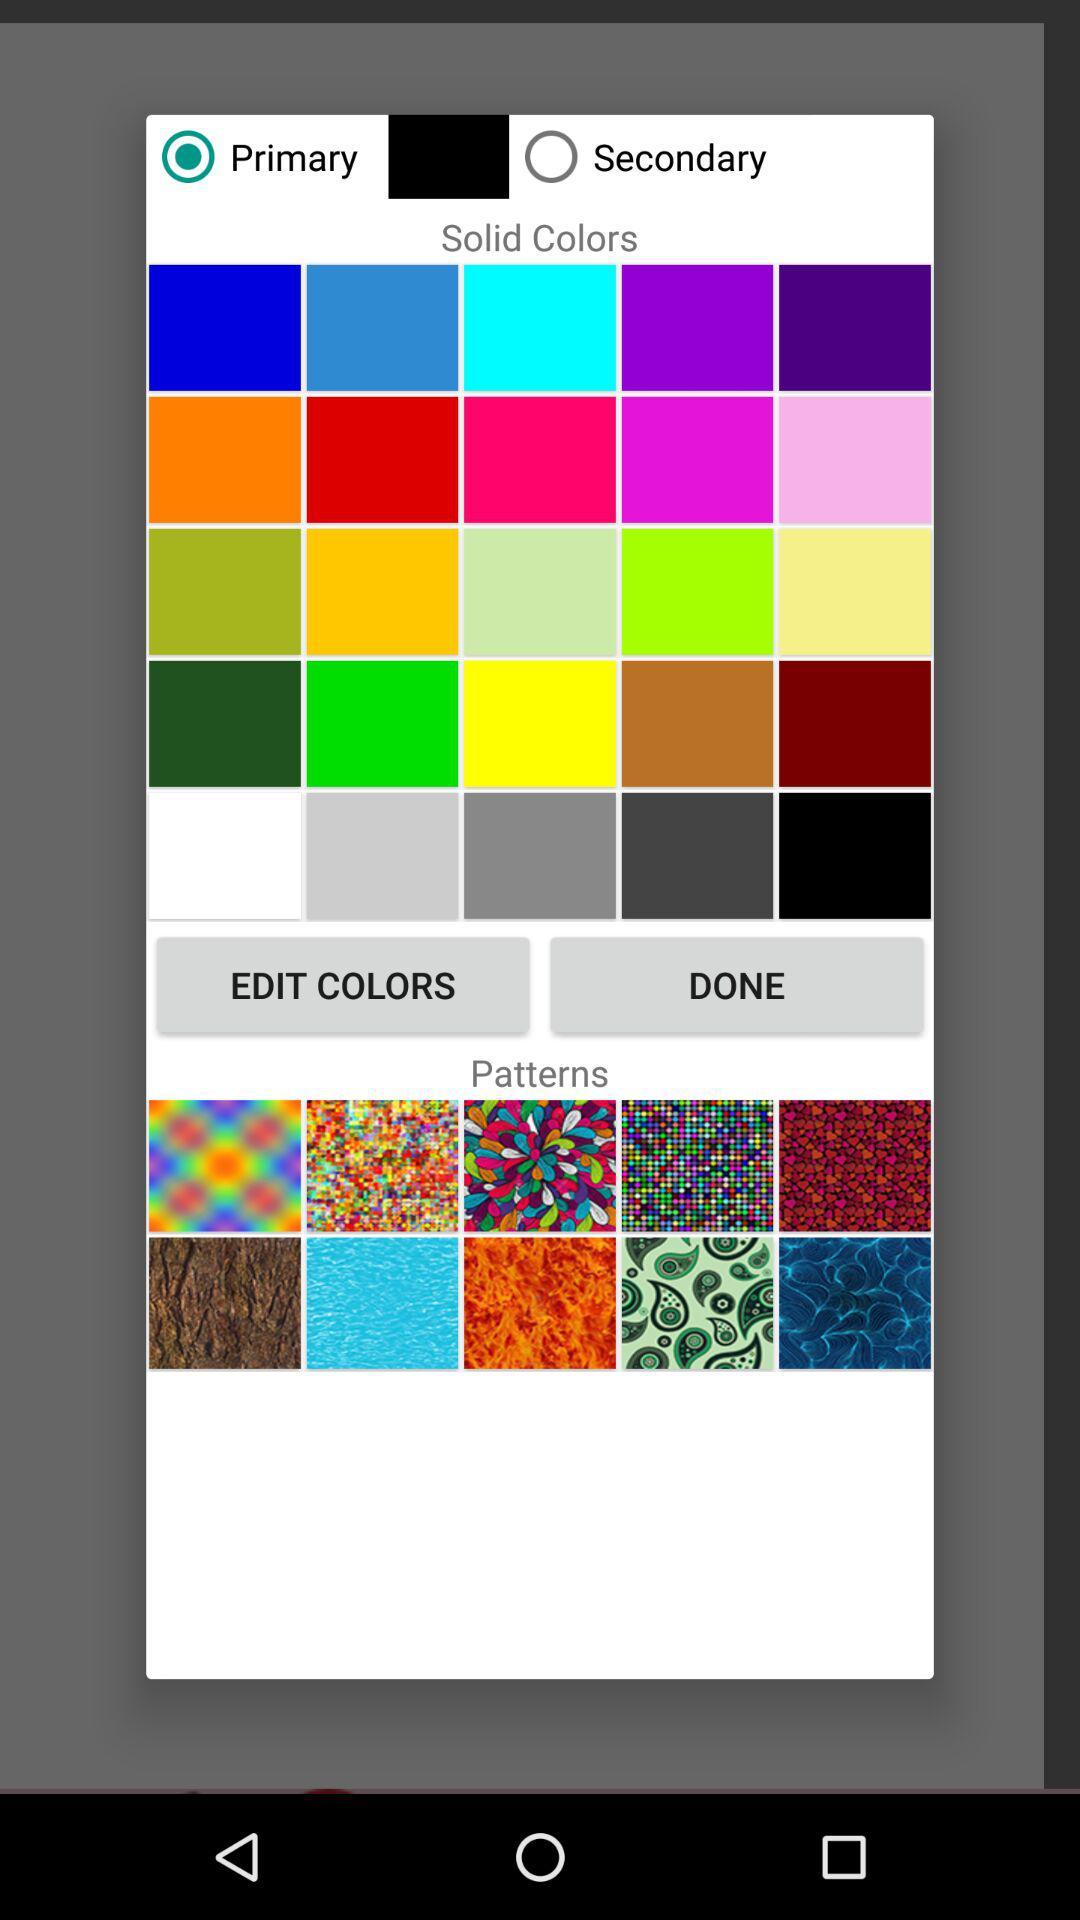 Image resolution: width=1080 pixels, height=1920 pixels. Describe the element at coordinates (382, 458) in the screenshot. I see `color options` at that location.